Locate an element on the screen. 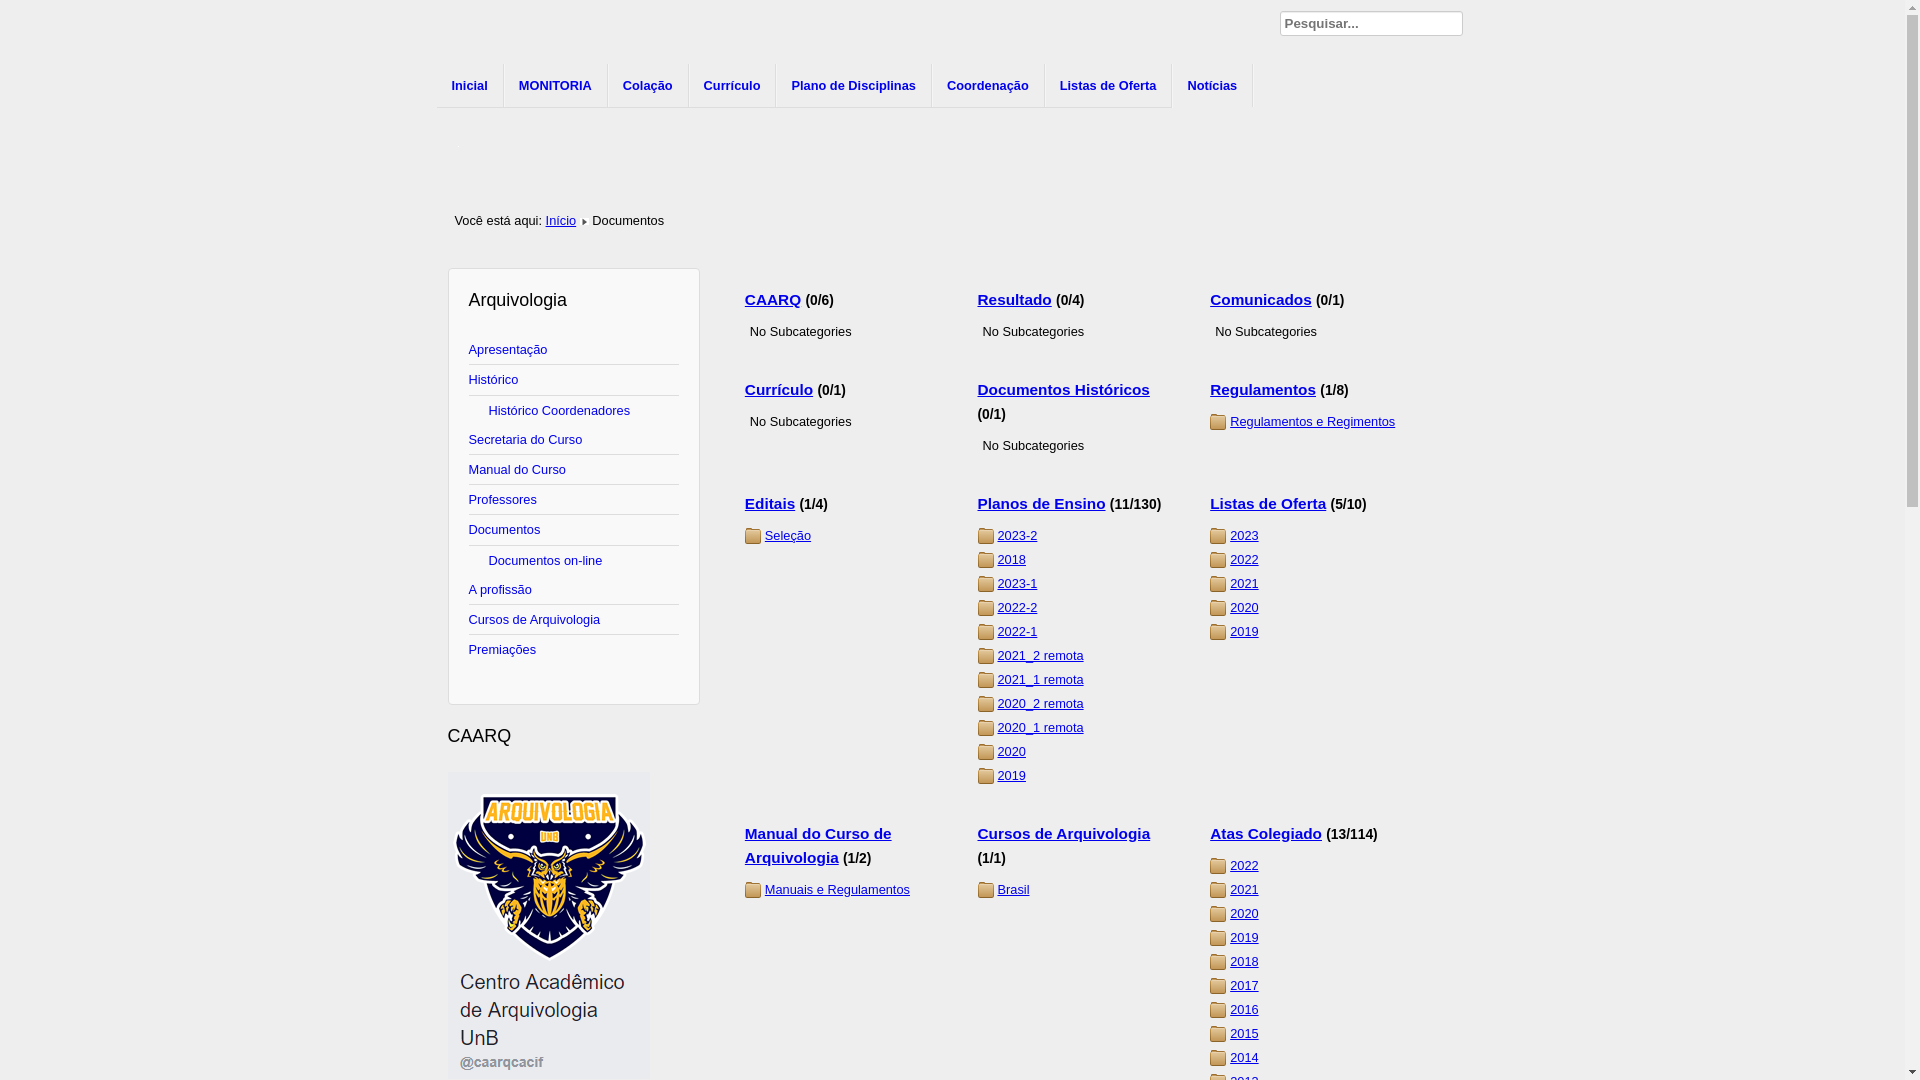  '2021_2 remota' is located at coordinates (1040, 655).